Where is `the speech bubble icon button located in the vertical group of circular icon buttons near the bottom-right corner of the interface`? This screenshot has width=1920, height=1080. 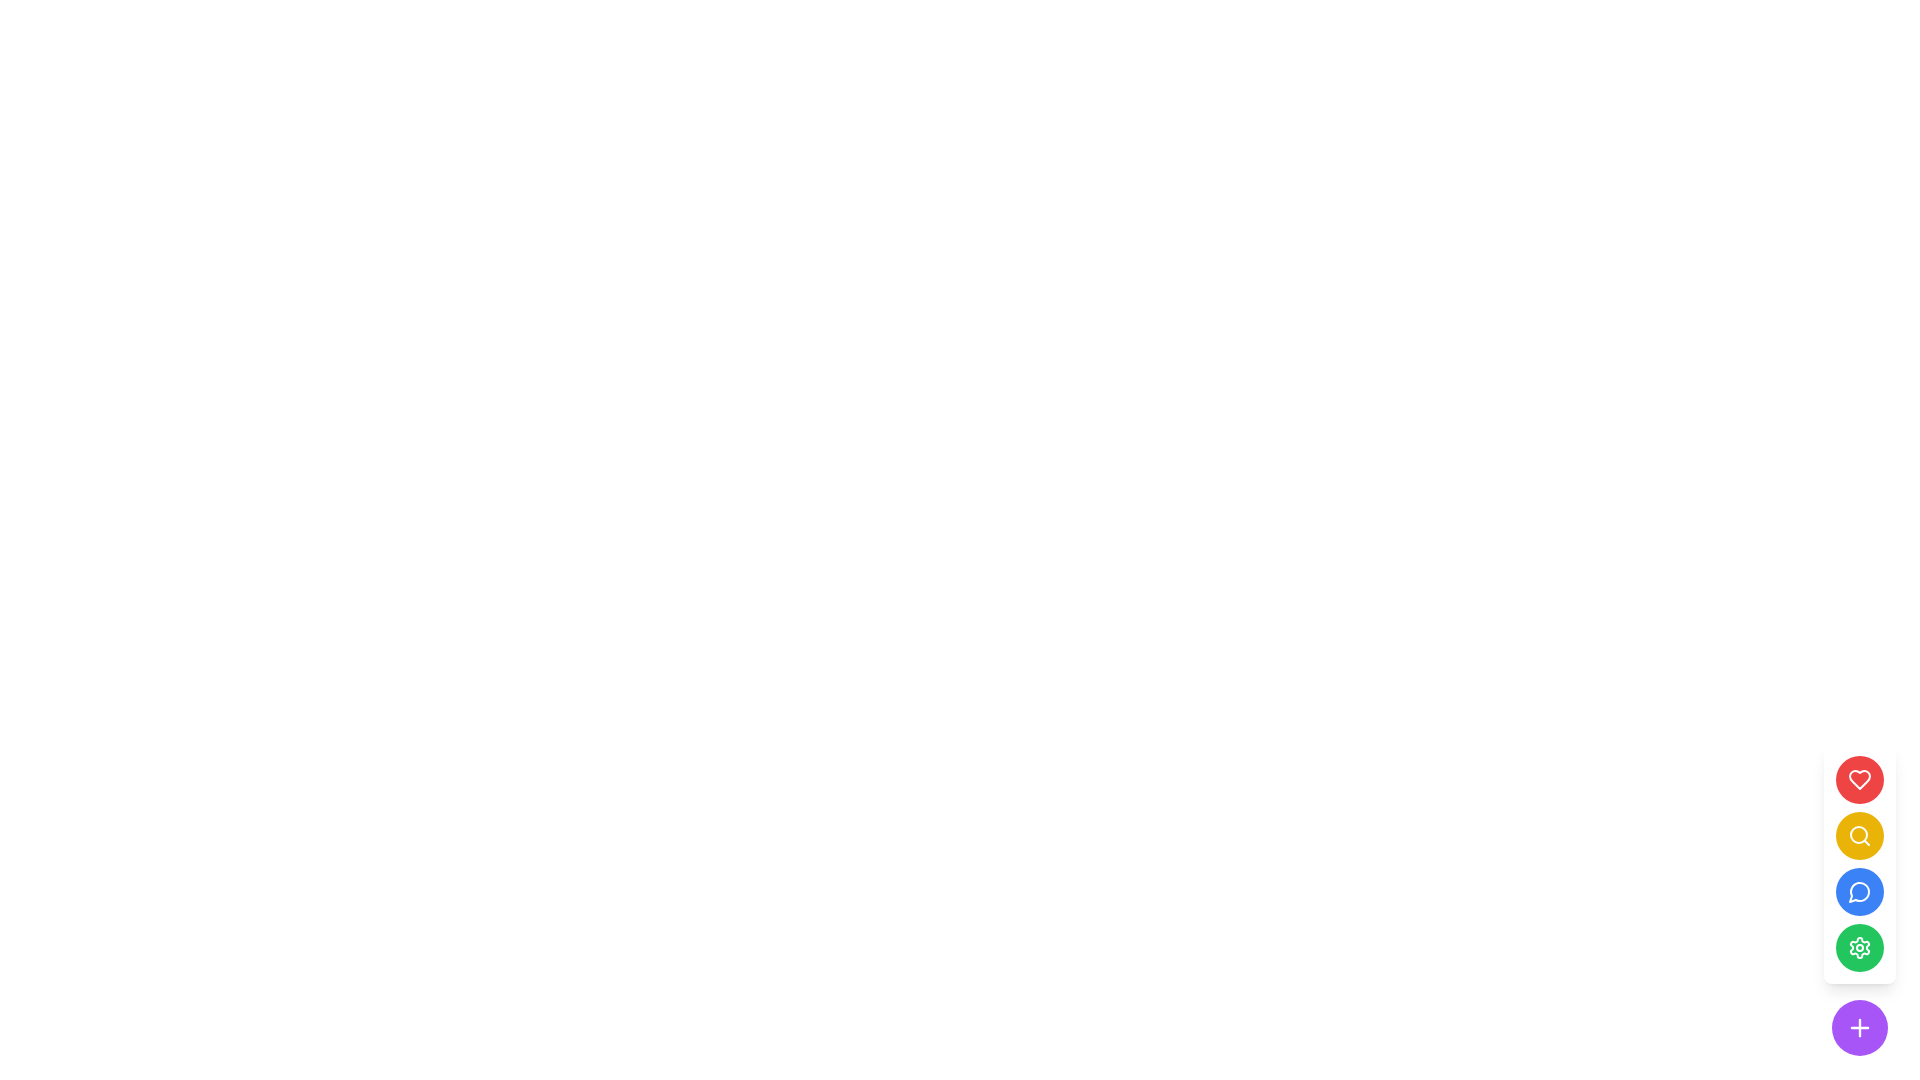 the speech bubble icon button located in the vertical group of circular icon buttons near the bottom-right corner of the interface is located at coordinates (1858, 891).